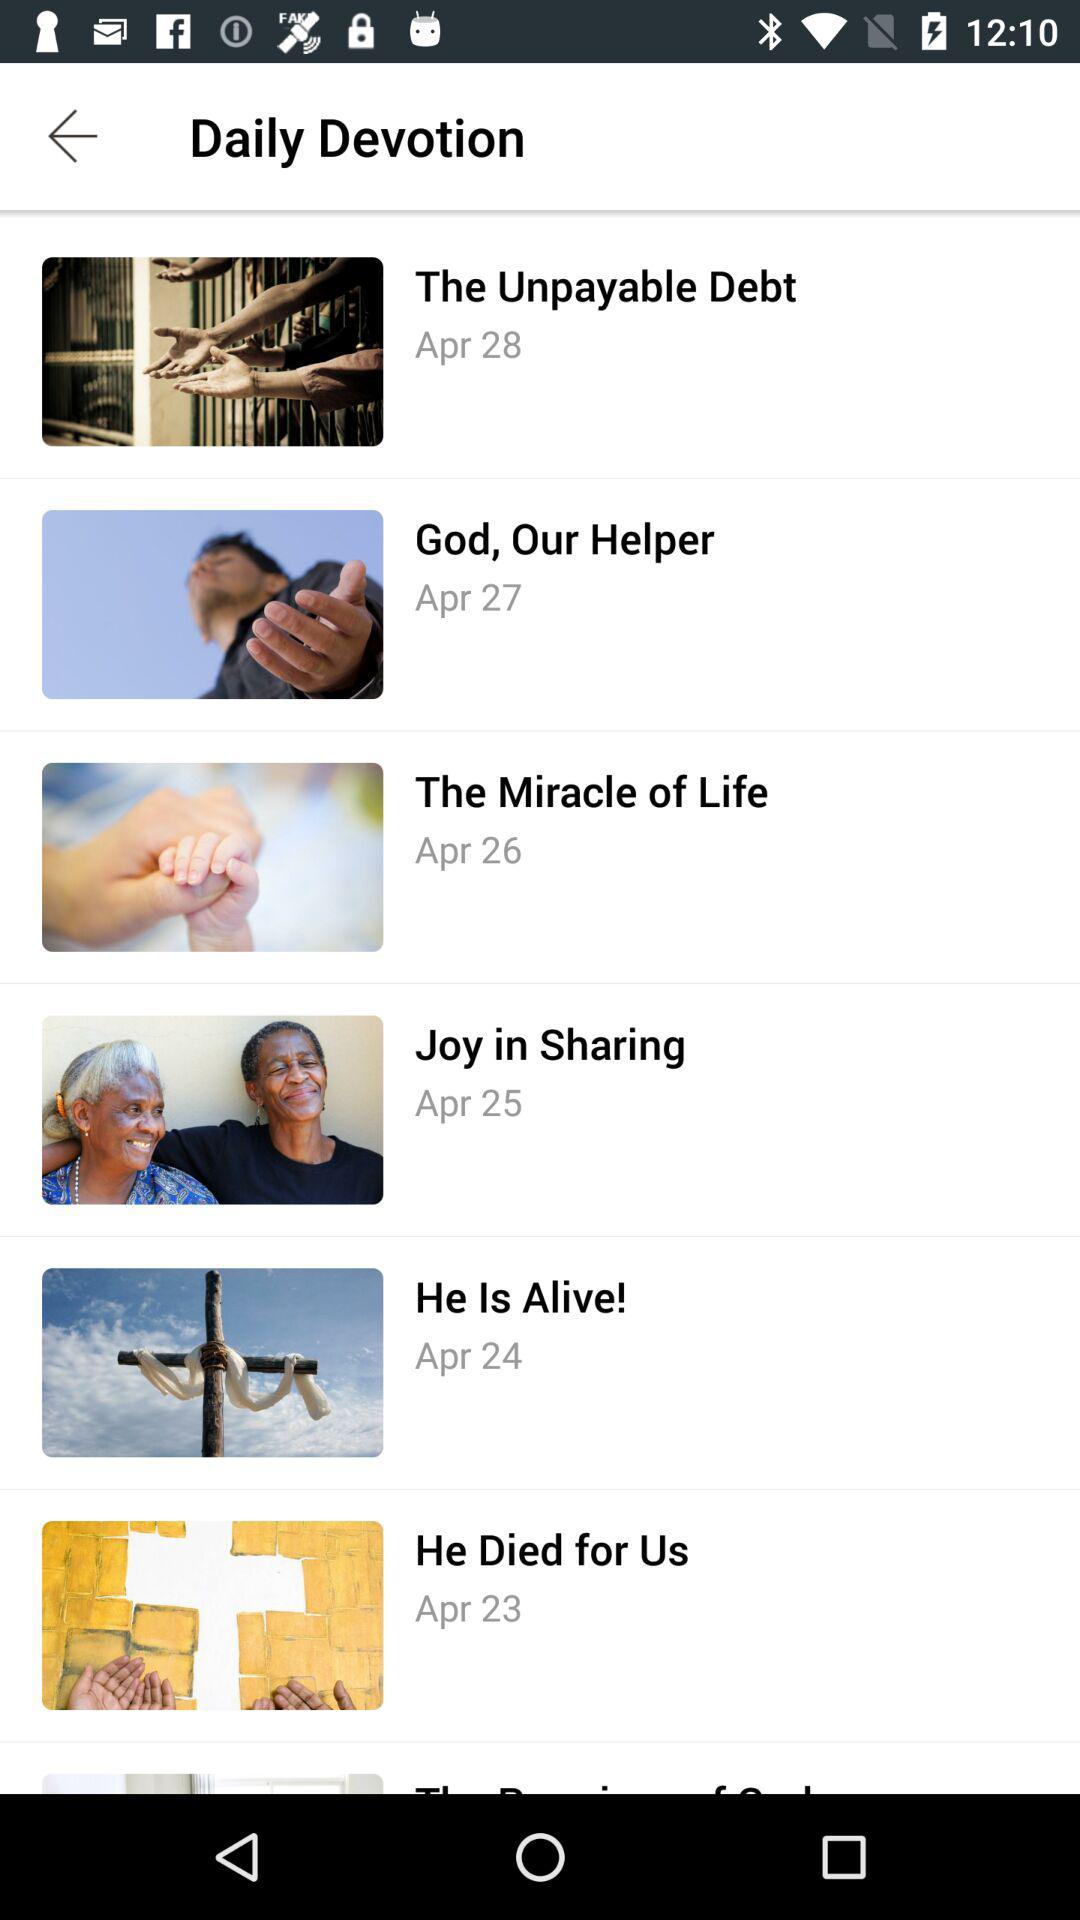  I want to click on the apr 28 item, so click(468, 343).